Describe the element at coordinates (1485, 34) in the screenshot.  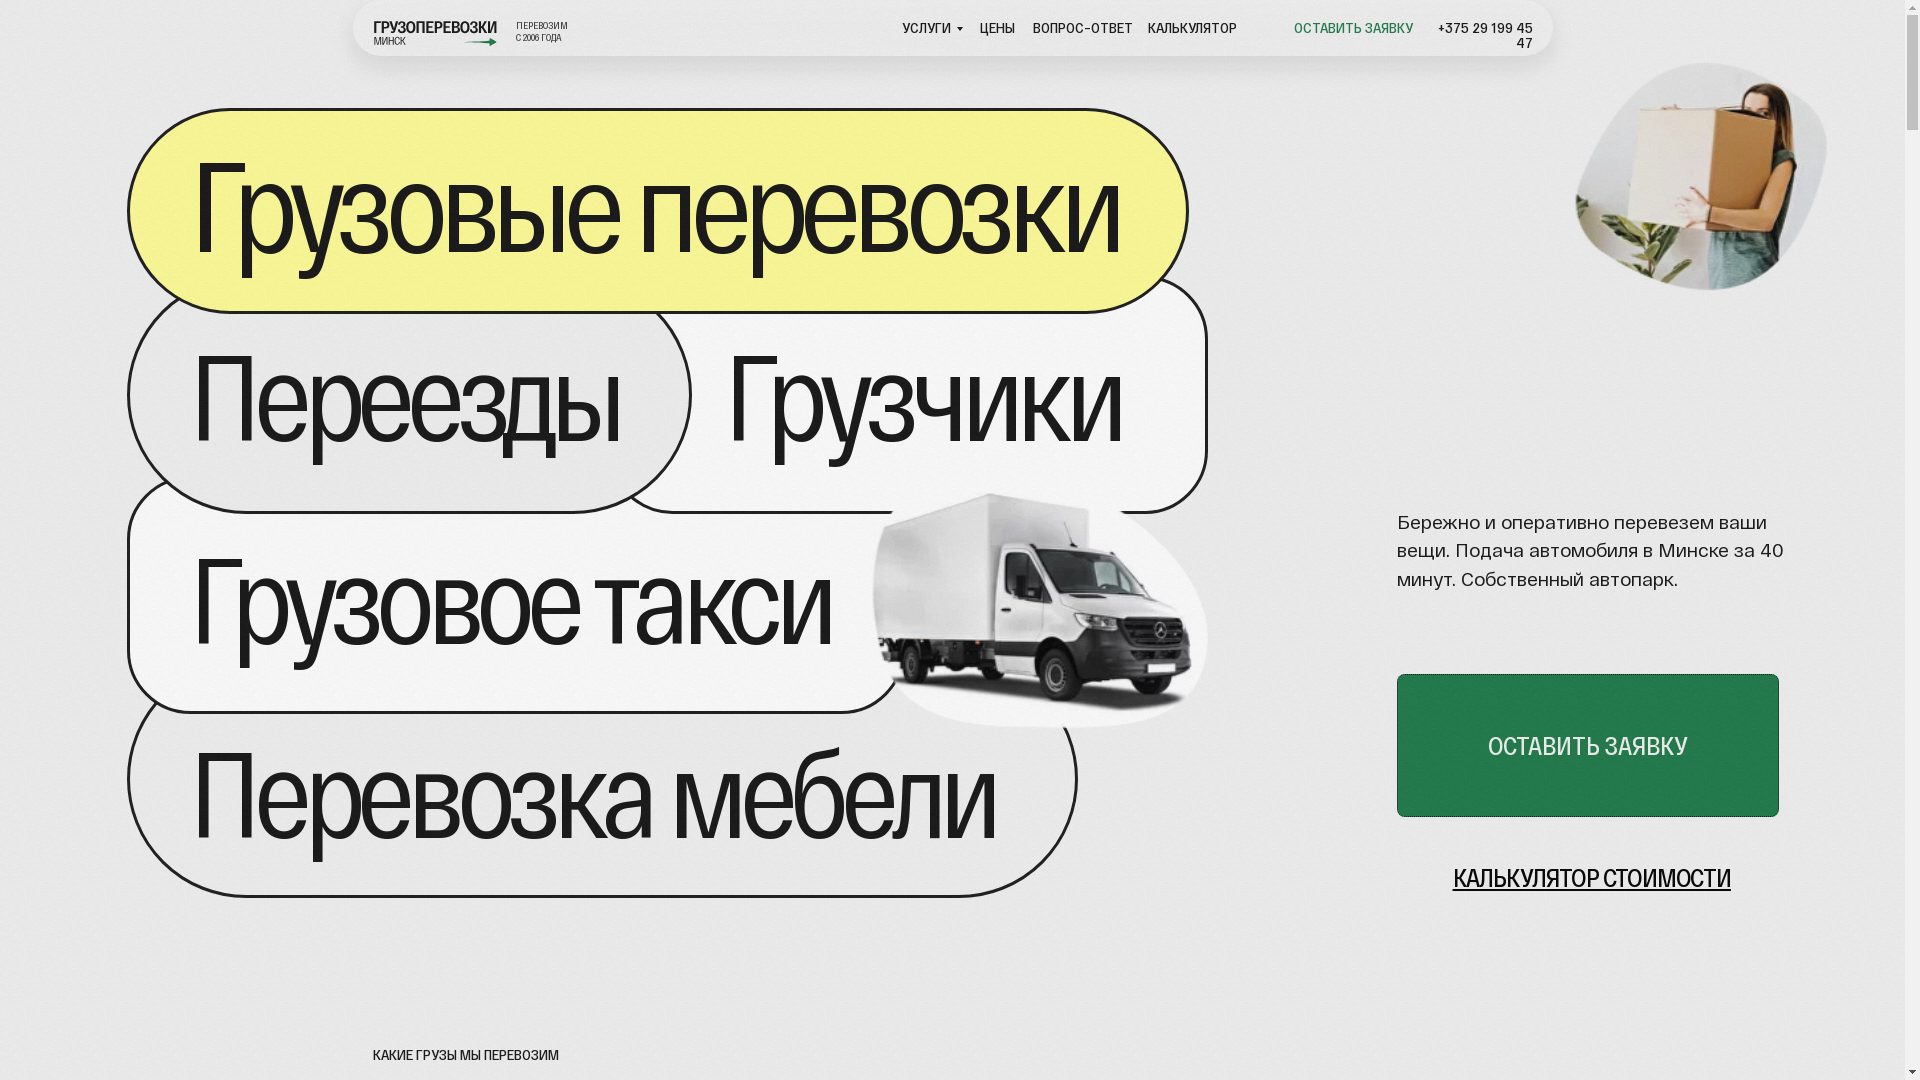
I see `'+375 29 199 45 47'` at that location.